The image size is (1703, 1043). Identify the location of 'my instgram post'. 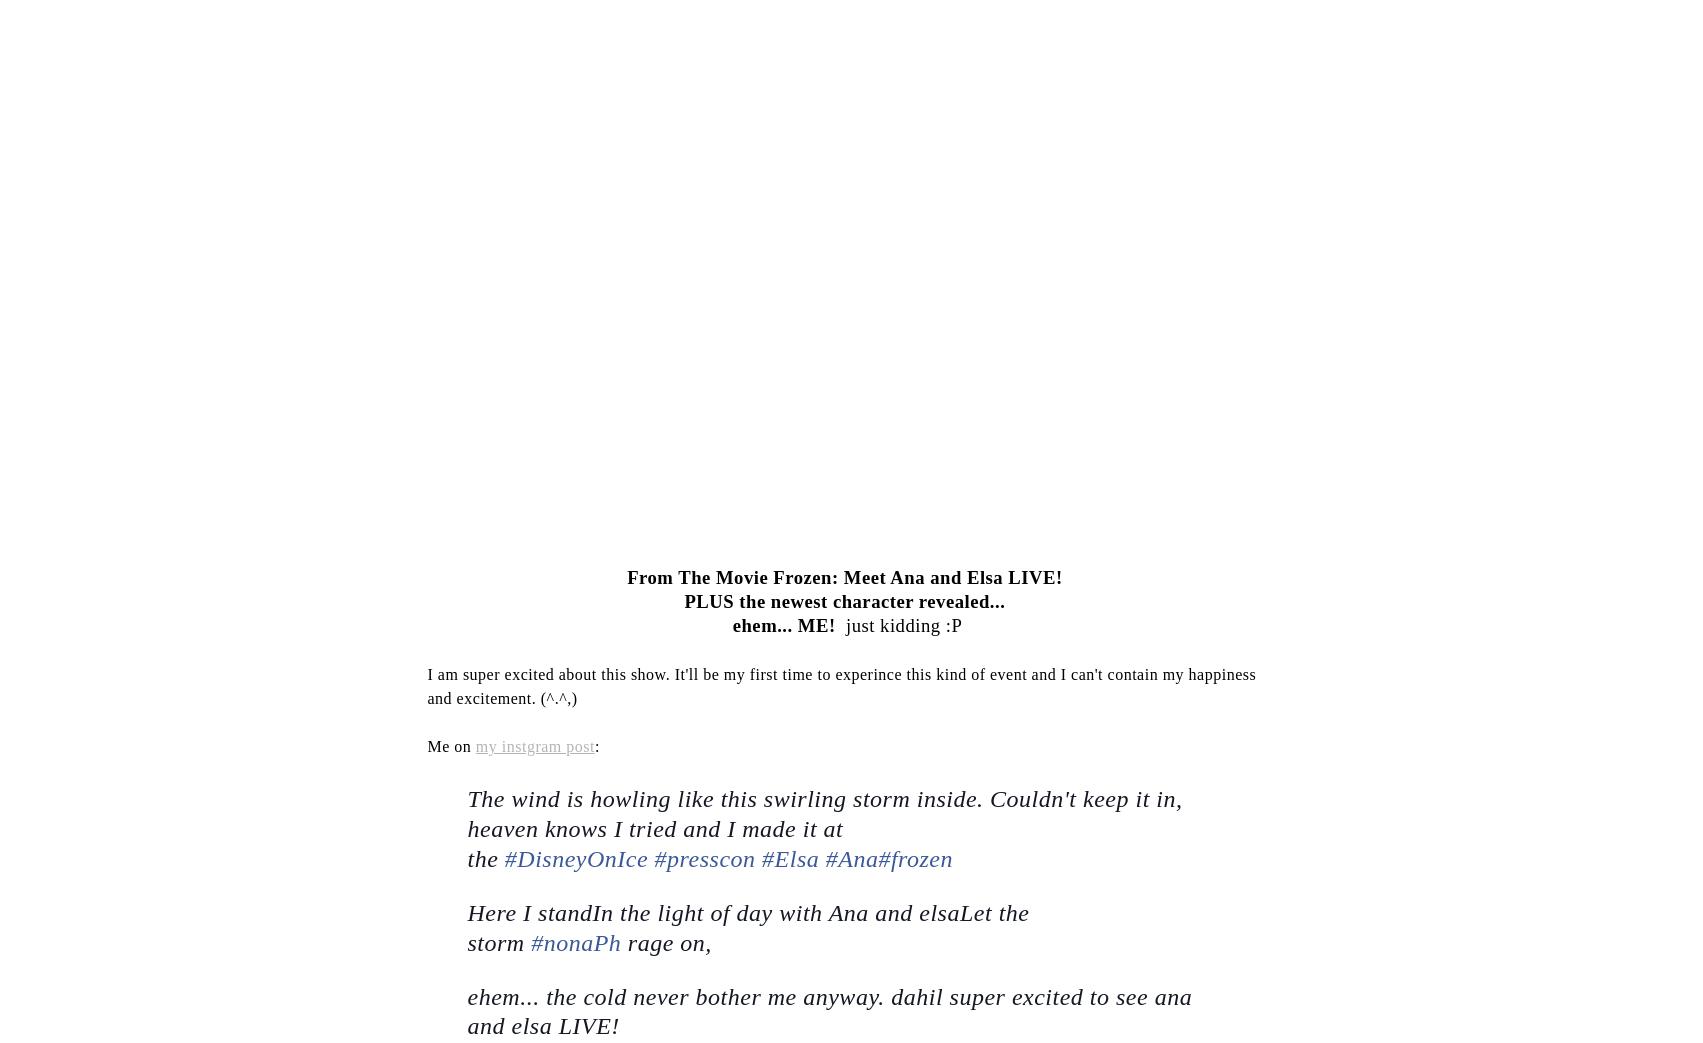
(533, 745).